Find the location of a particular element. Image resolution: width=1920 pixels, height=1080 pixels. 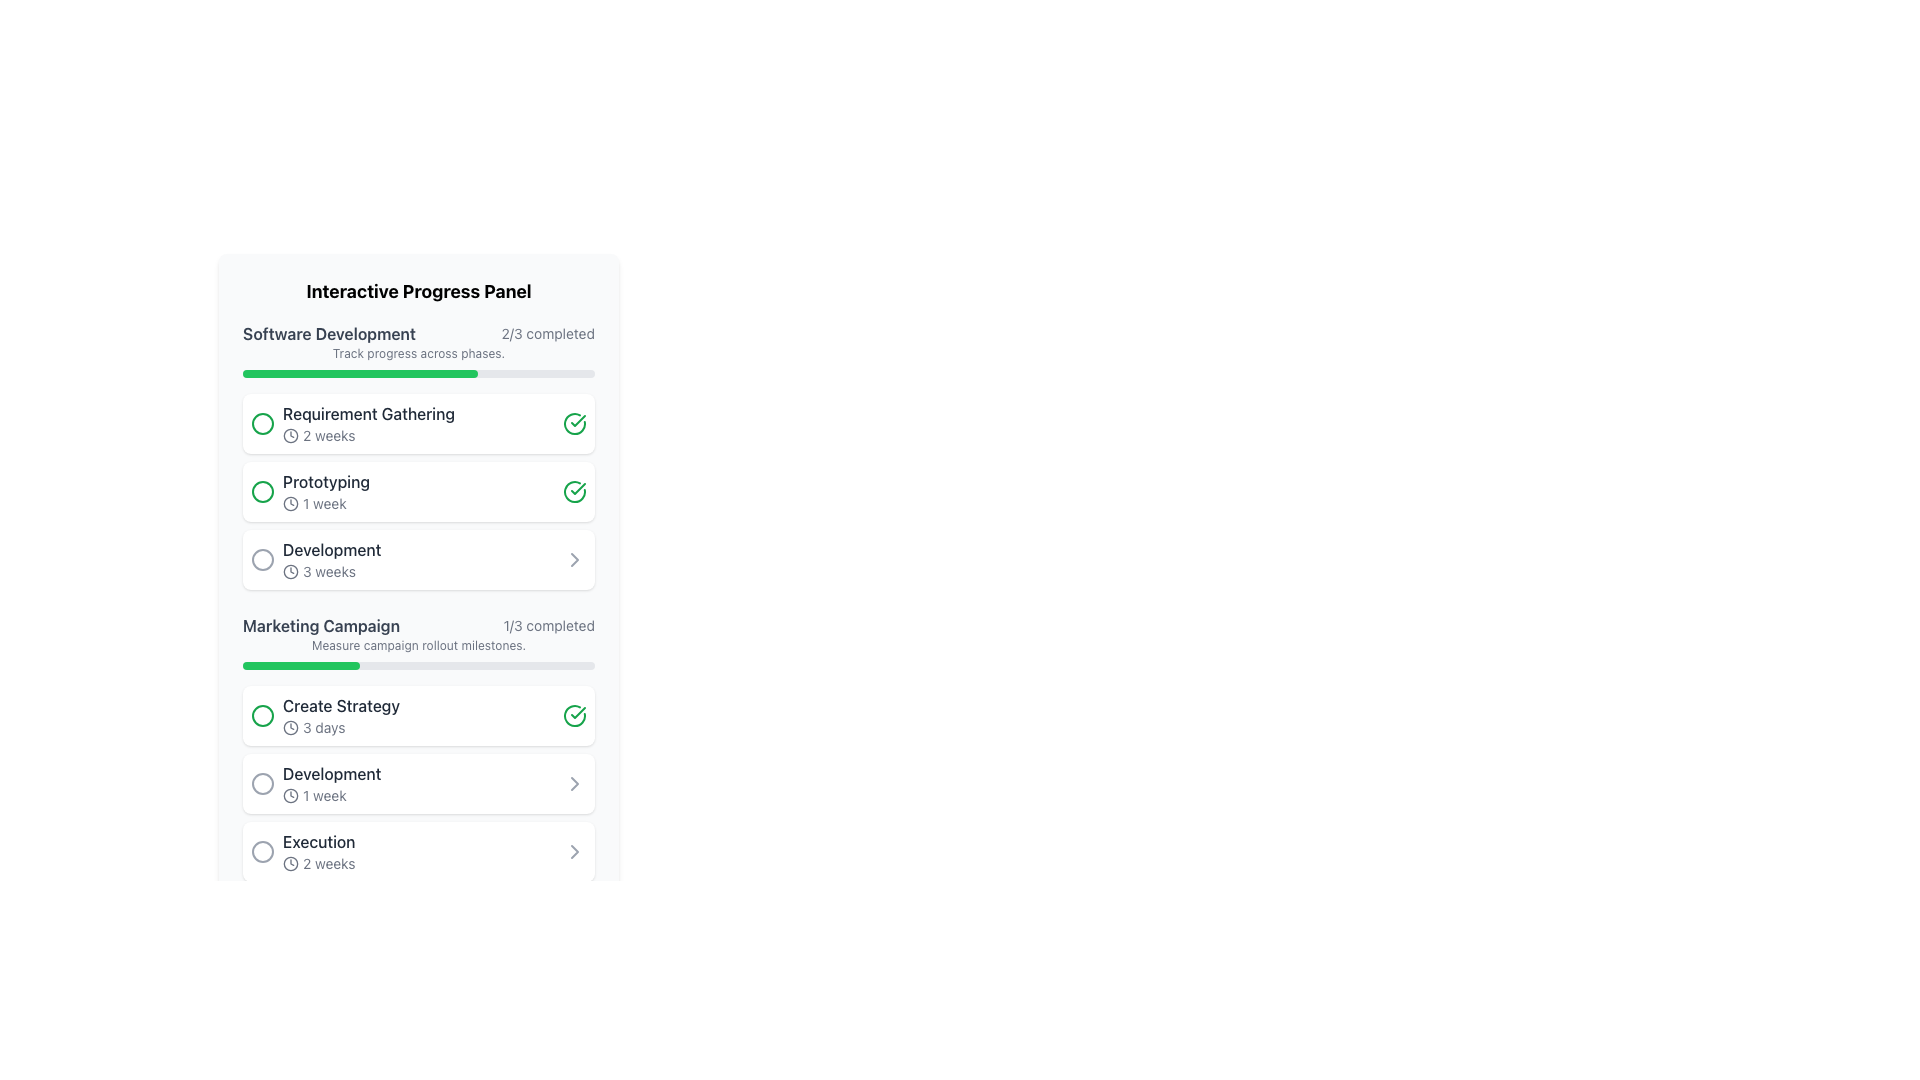

the Task Entry labeled 'Execution' with an estimated duration of '2 weeks' within the Marketing Campaign section of the interactive progress panel is located at coordinates (301, 852).